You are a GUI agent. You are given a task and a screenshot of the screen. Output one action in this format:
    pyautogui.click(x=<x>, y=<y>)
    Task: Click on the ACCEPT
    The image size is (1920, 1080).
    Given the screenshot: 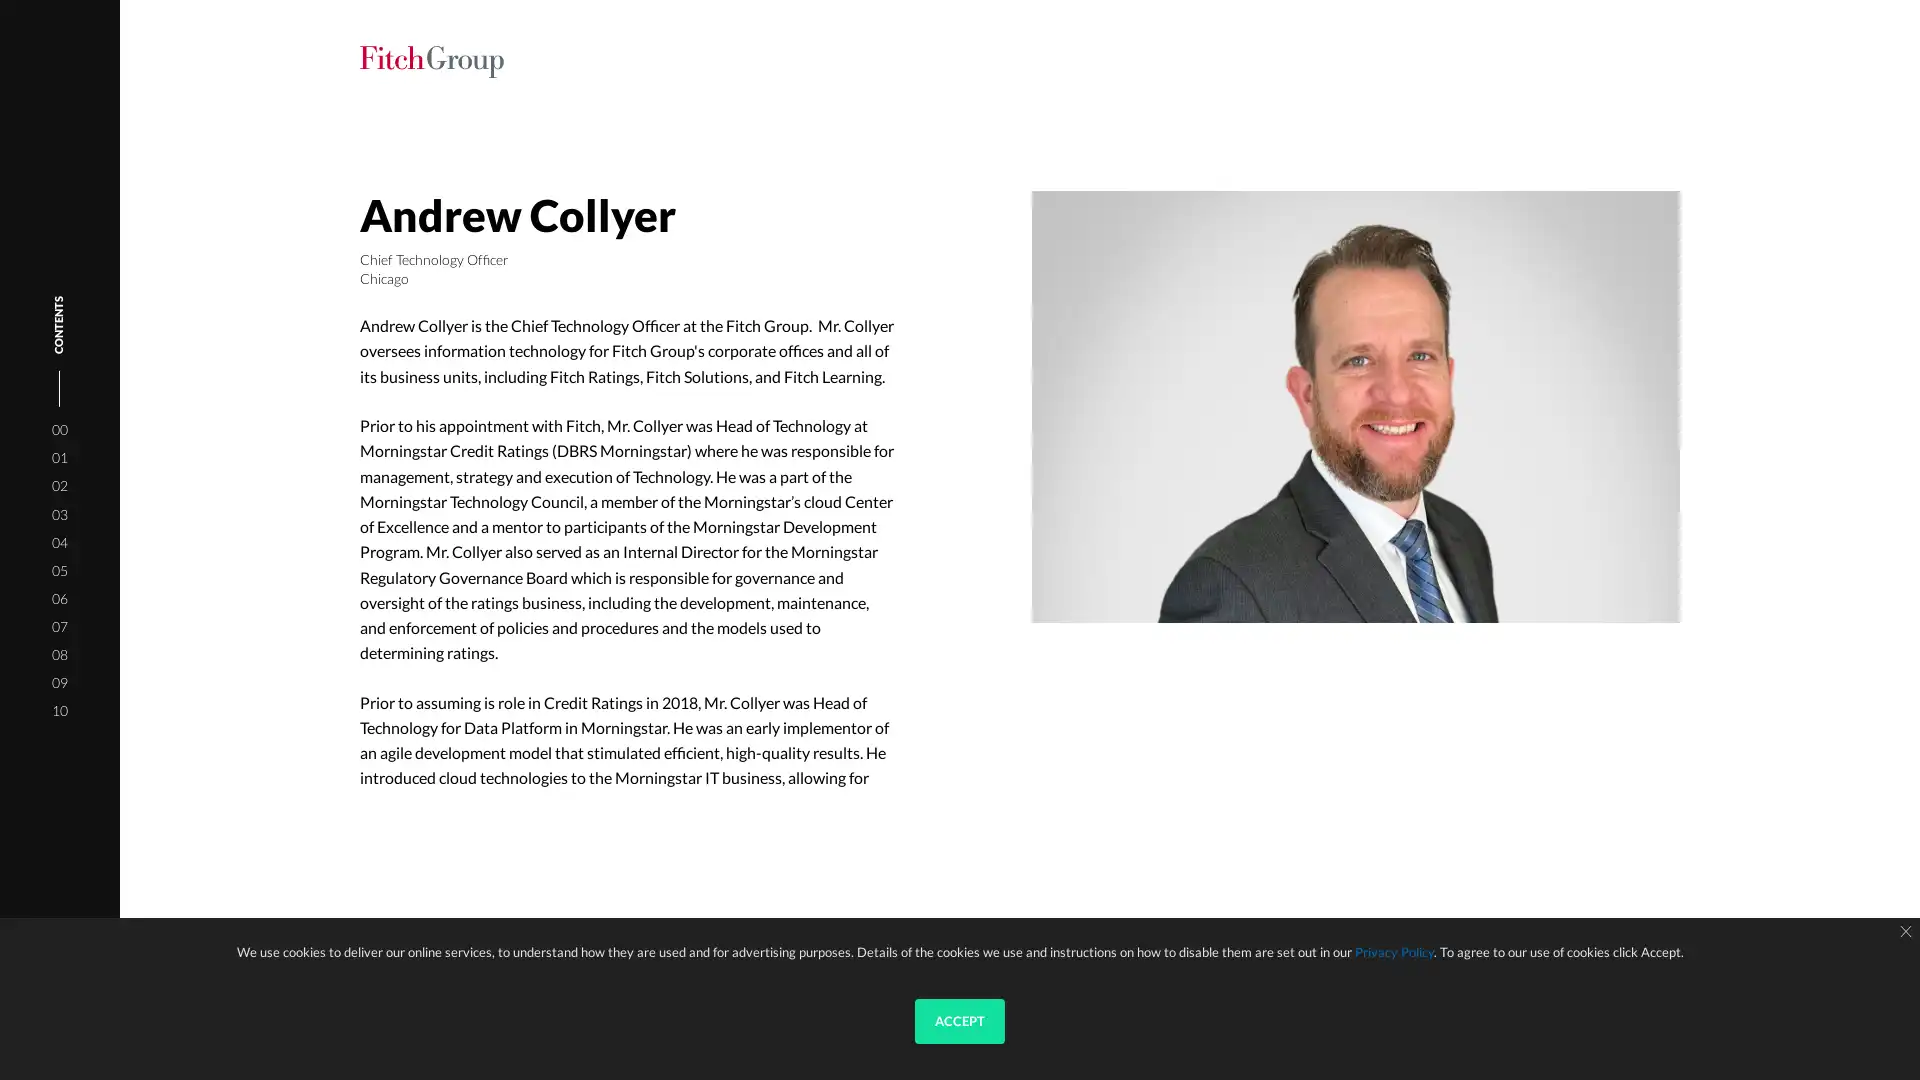 What is the action you would take?
    pyautogui.click(x=960, y=1021)
    